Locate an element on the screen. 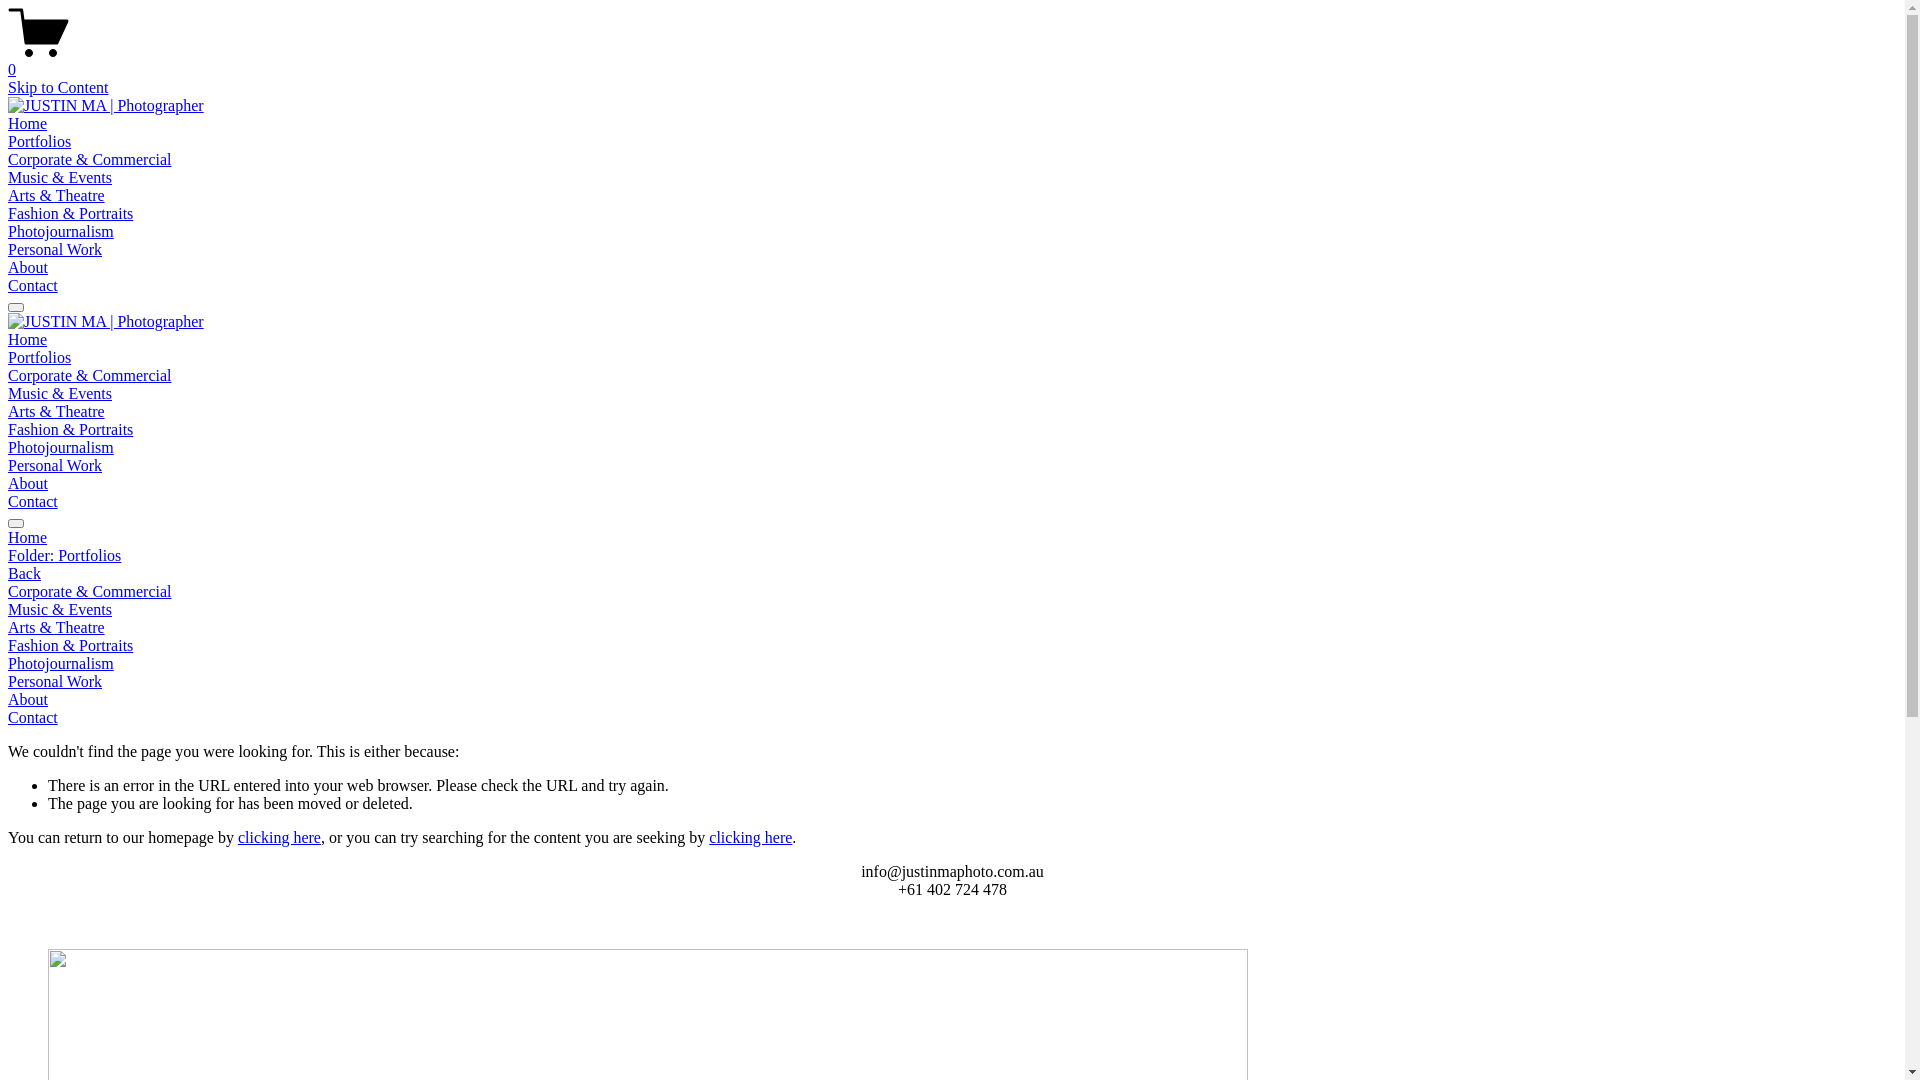 Image resolution: width=1920 pixels, height=1080 pixels. 'Photojournalism' is located at coordinates (61, 230).